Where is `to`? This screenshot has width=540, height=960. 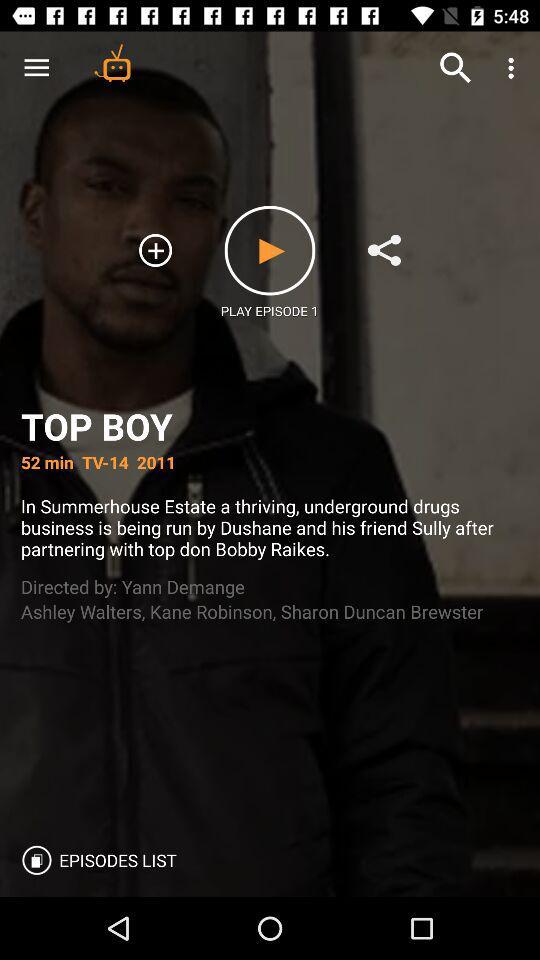
to is located at coordinates (154, 249).